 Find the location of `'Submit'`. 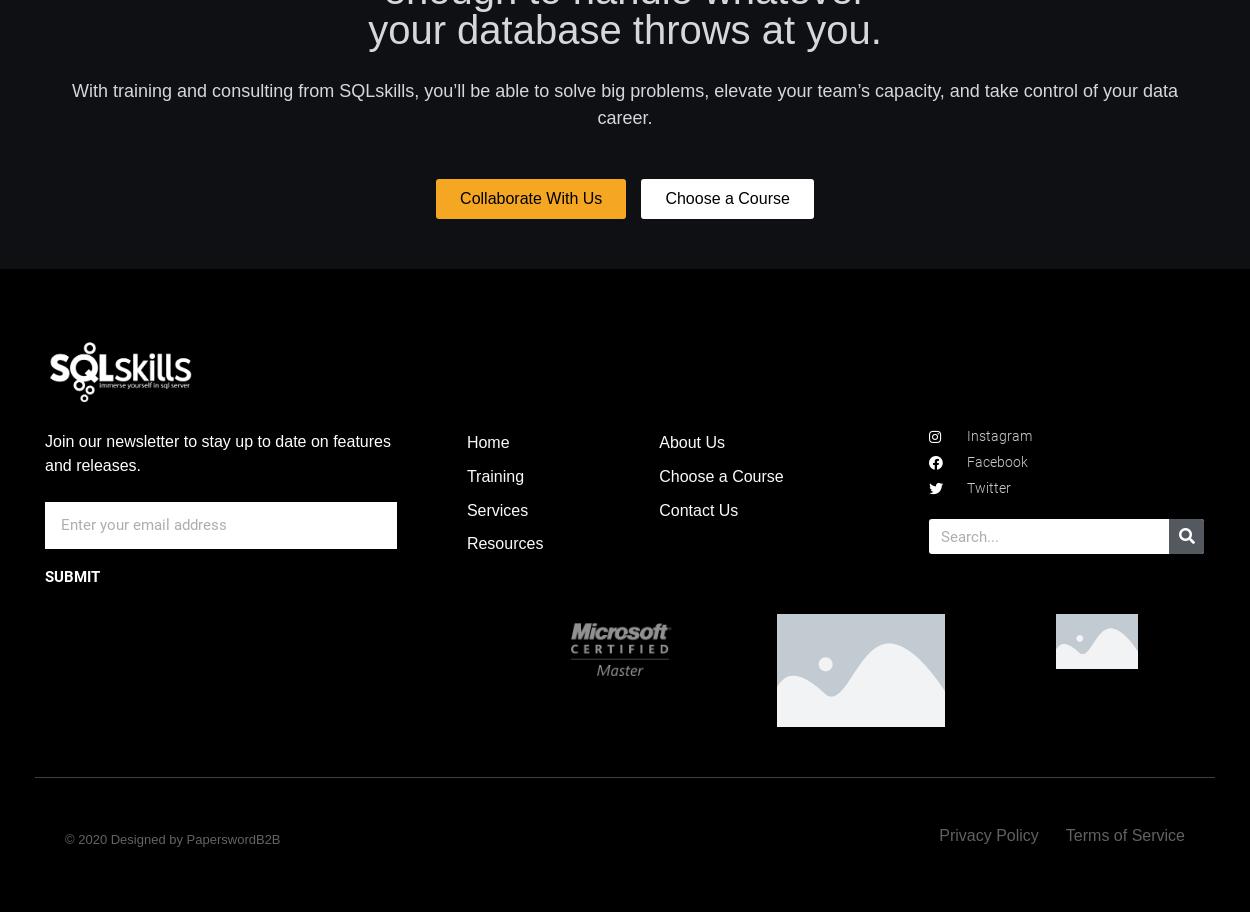

'Submit' is located at coordinates (71, 576).